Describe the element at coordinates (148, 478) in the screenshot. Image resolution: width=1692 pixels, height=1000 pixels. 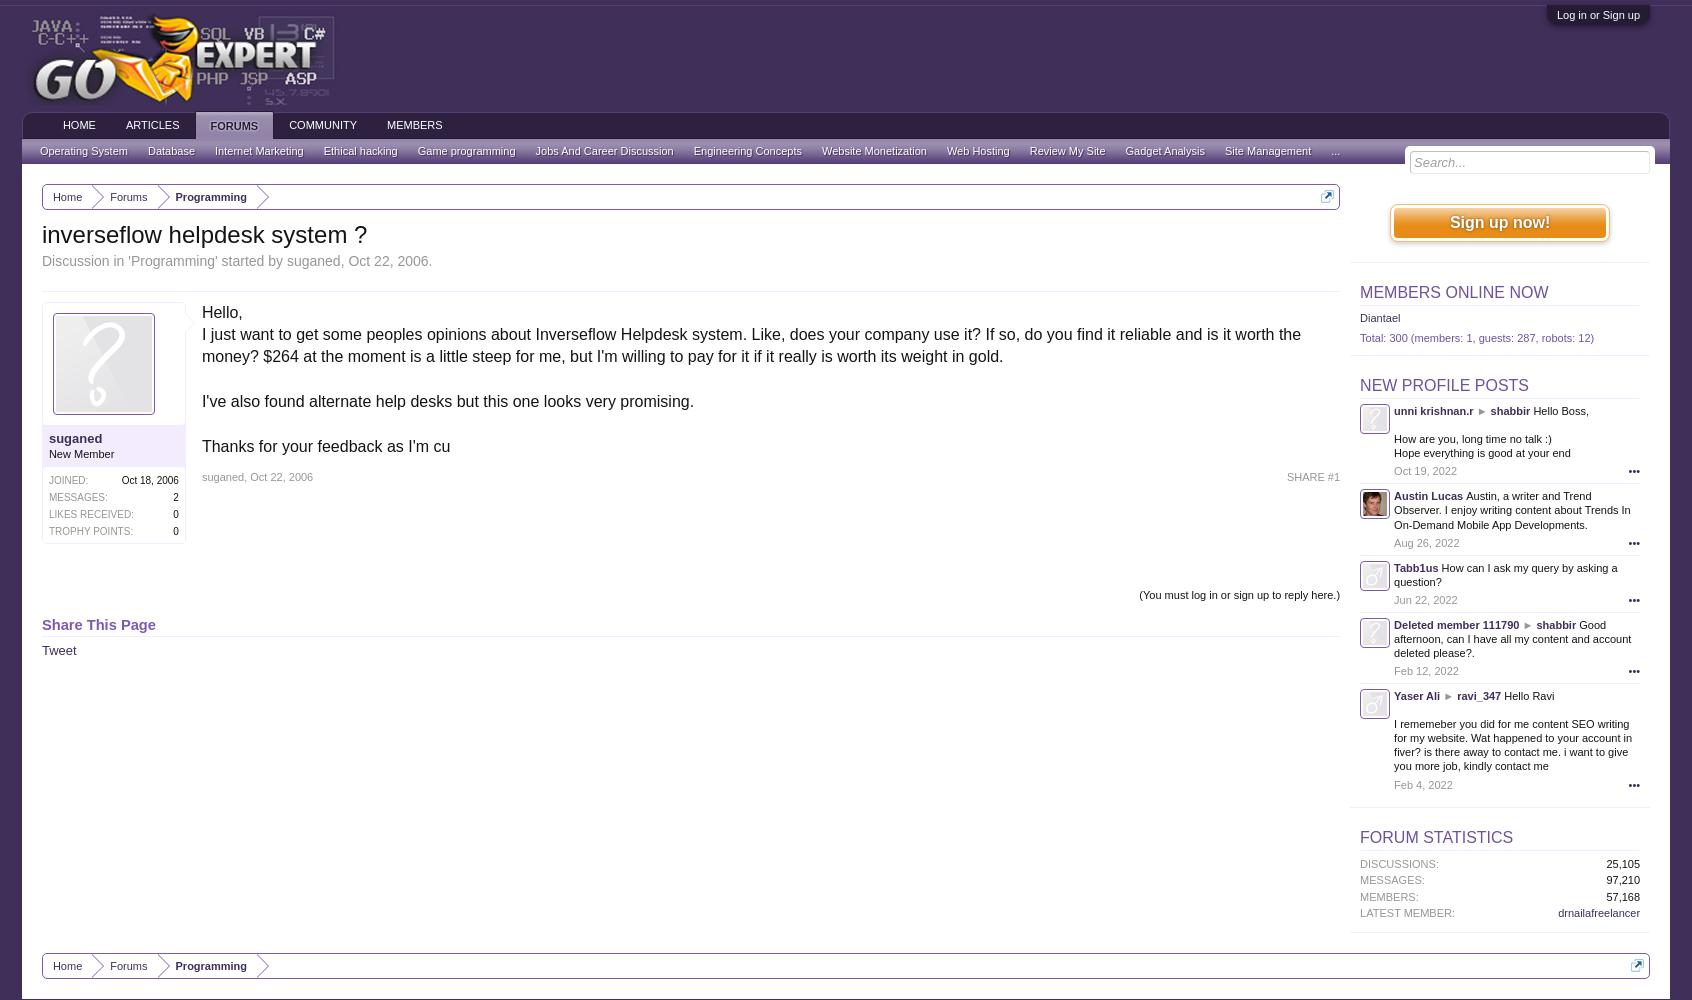
I see `'Oct 18, 2006'` at that location.